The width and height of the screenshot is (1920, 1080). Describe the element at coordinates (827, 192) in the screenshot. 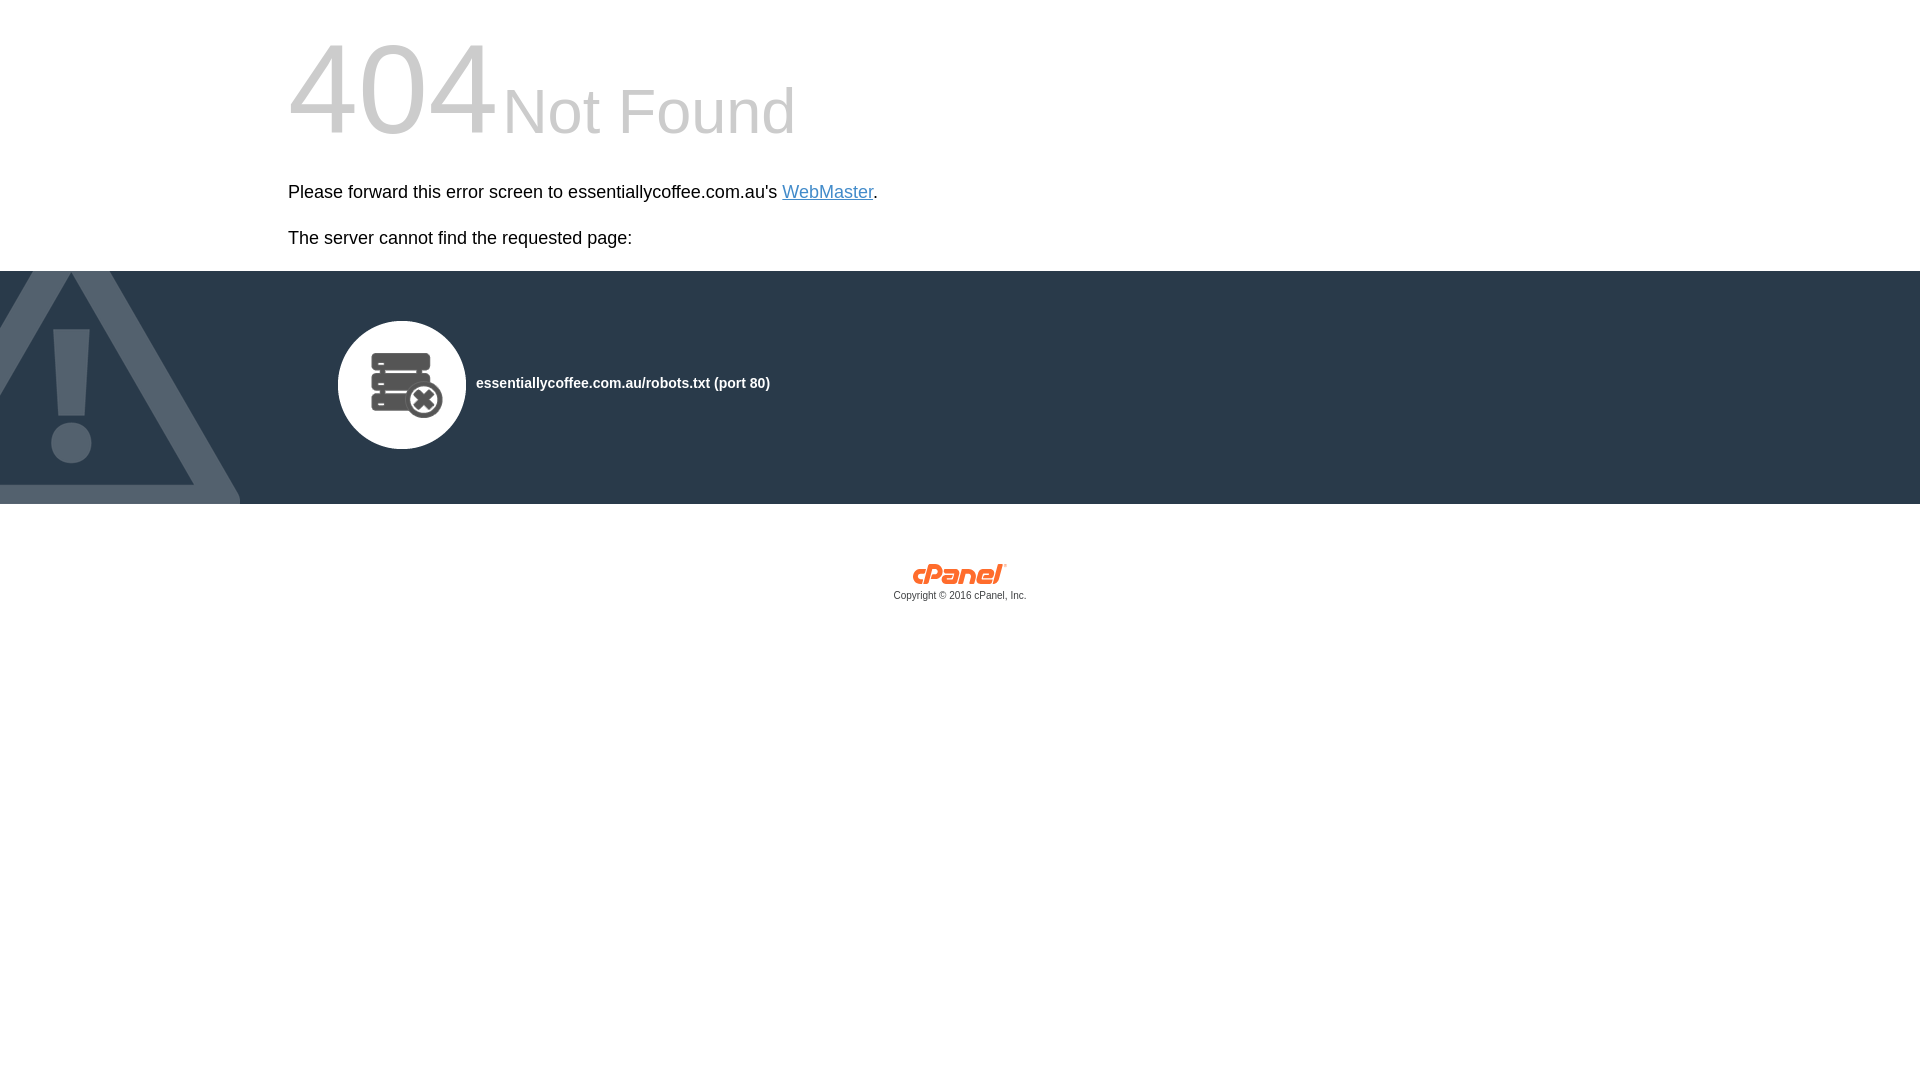

I see `'WebMaster'` at that location.